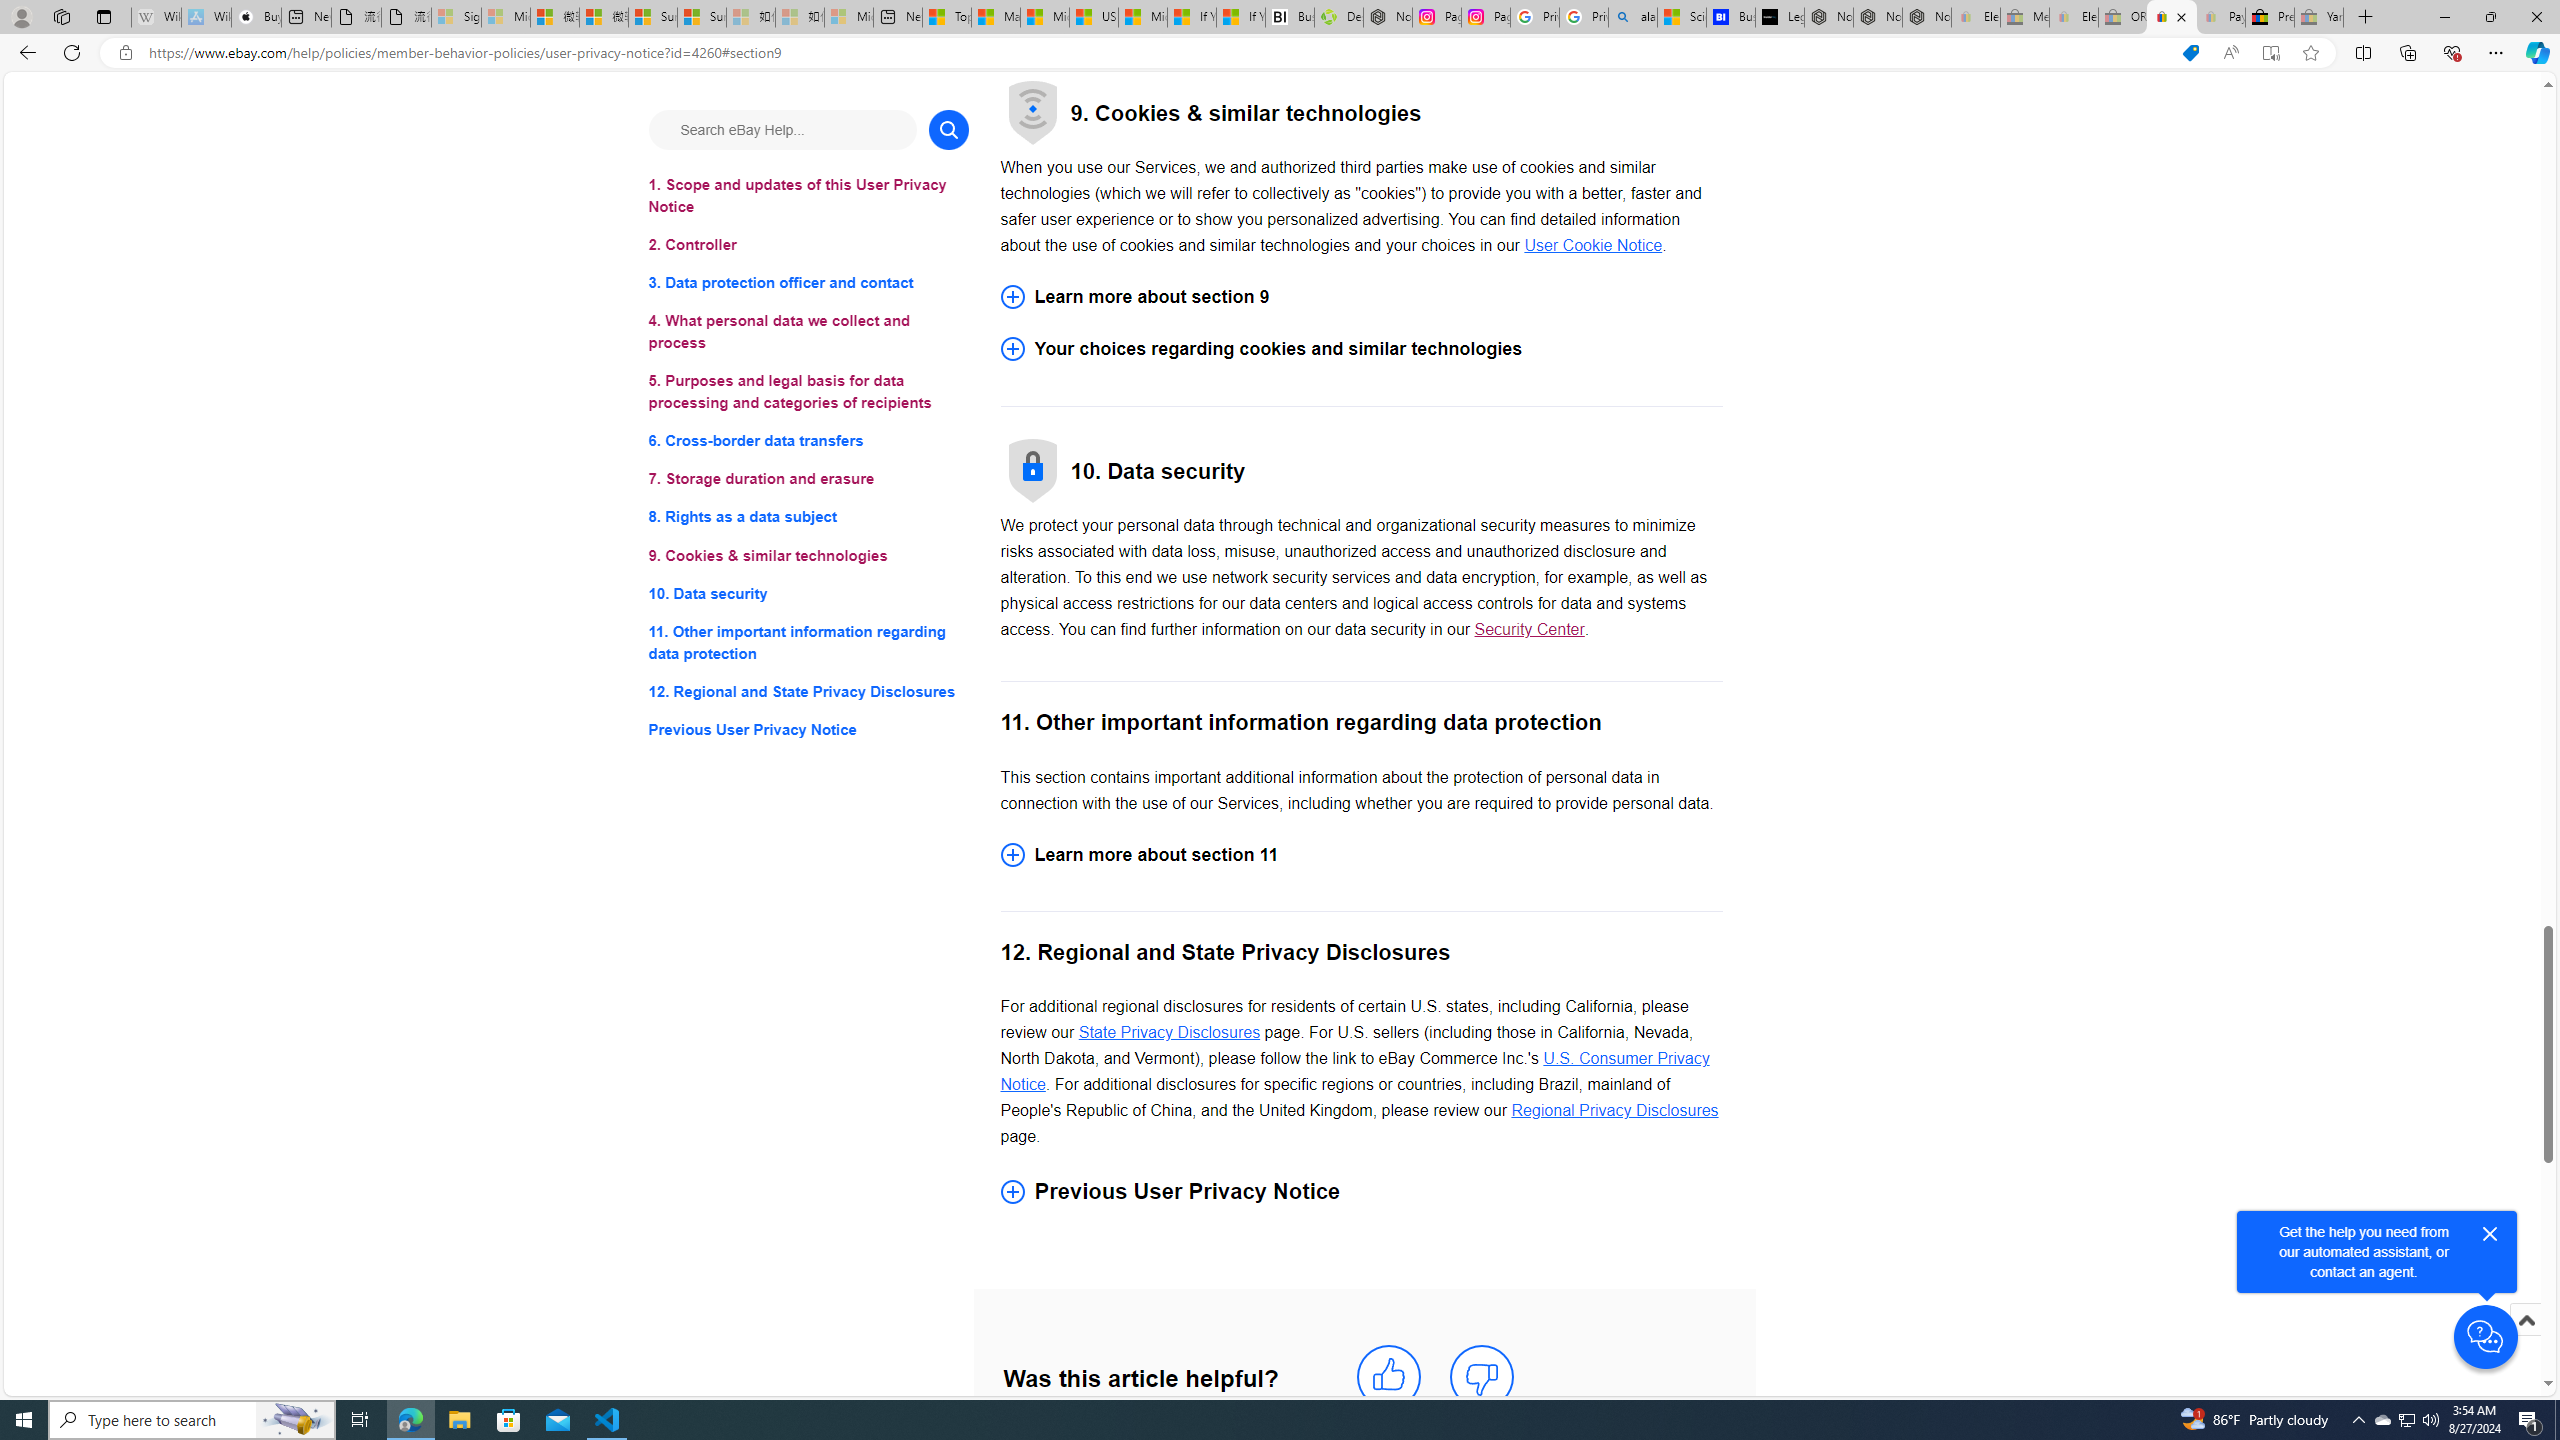 The image size is (2560, 1440). I want to click on 'U.S. Consumer Privacy Notice - opens in new window or tab', so click(1354, 1072).